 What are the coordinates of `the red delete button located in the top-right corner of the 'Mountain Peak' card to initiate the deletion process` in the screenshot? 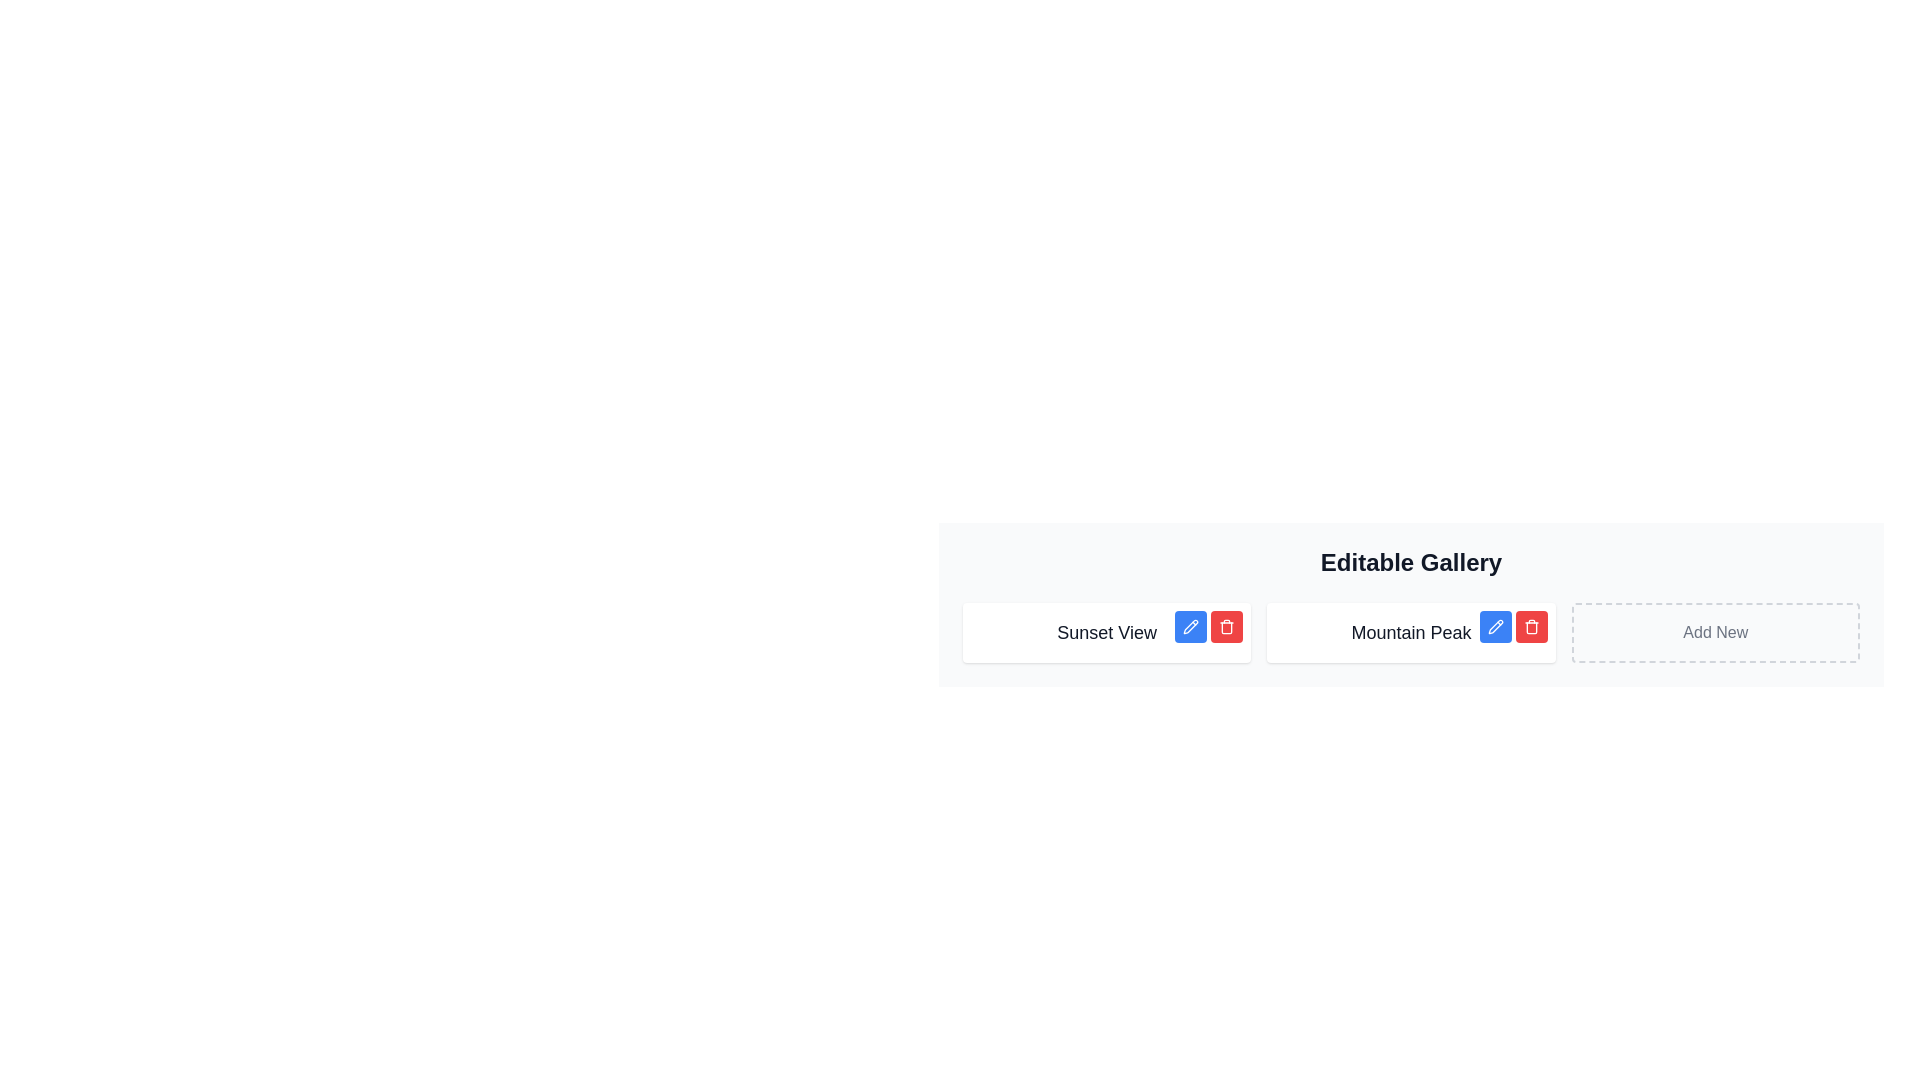 It's located at (1513, 626).